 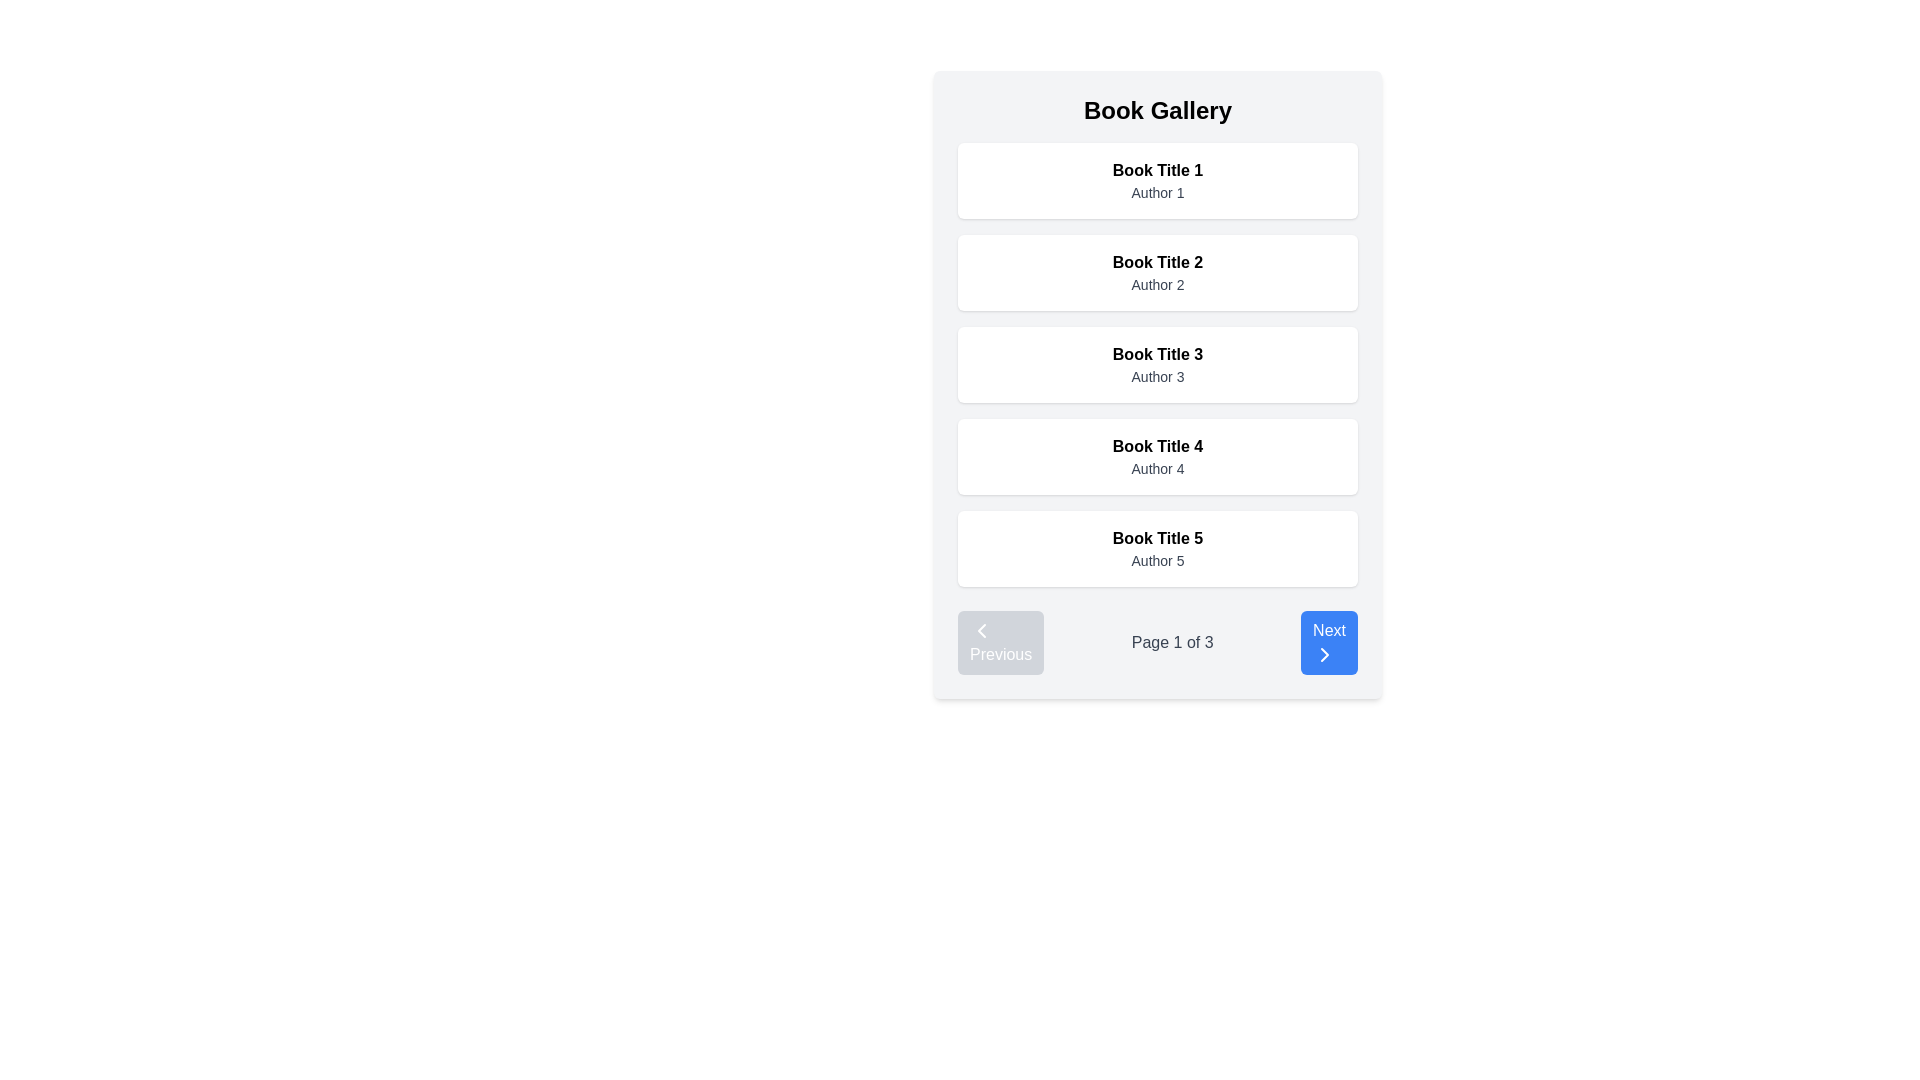 I want to click on the fifth card in the Book Gallery, which displays 'Book Title 5' in bold and 'Author 5' in smaller gray text, so click(x=1157, y=548).